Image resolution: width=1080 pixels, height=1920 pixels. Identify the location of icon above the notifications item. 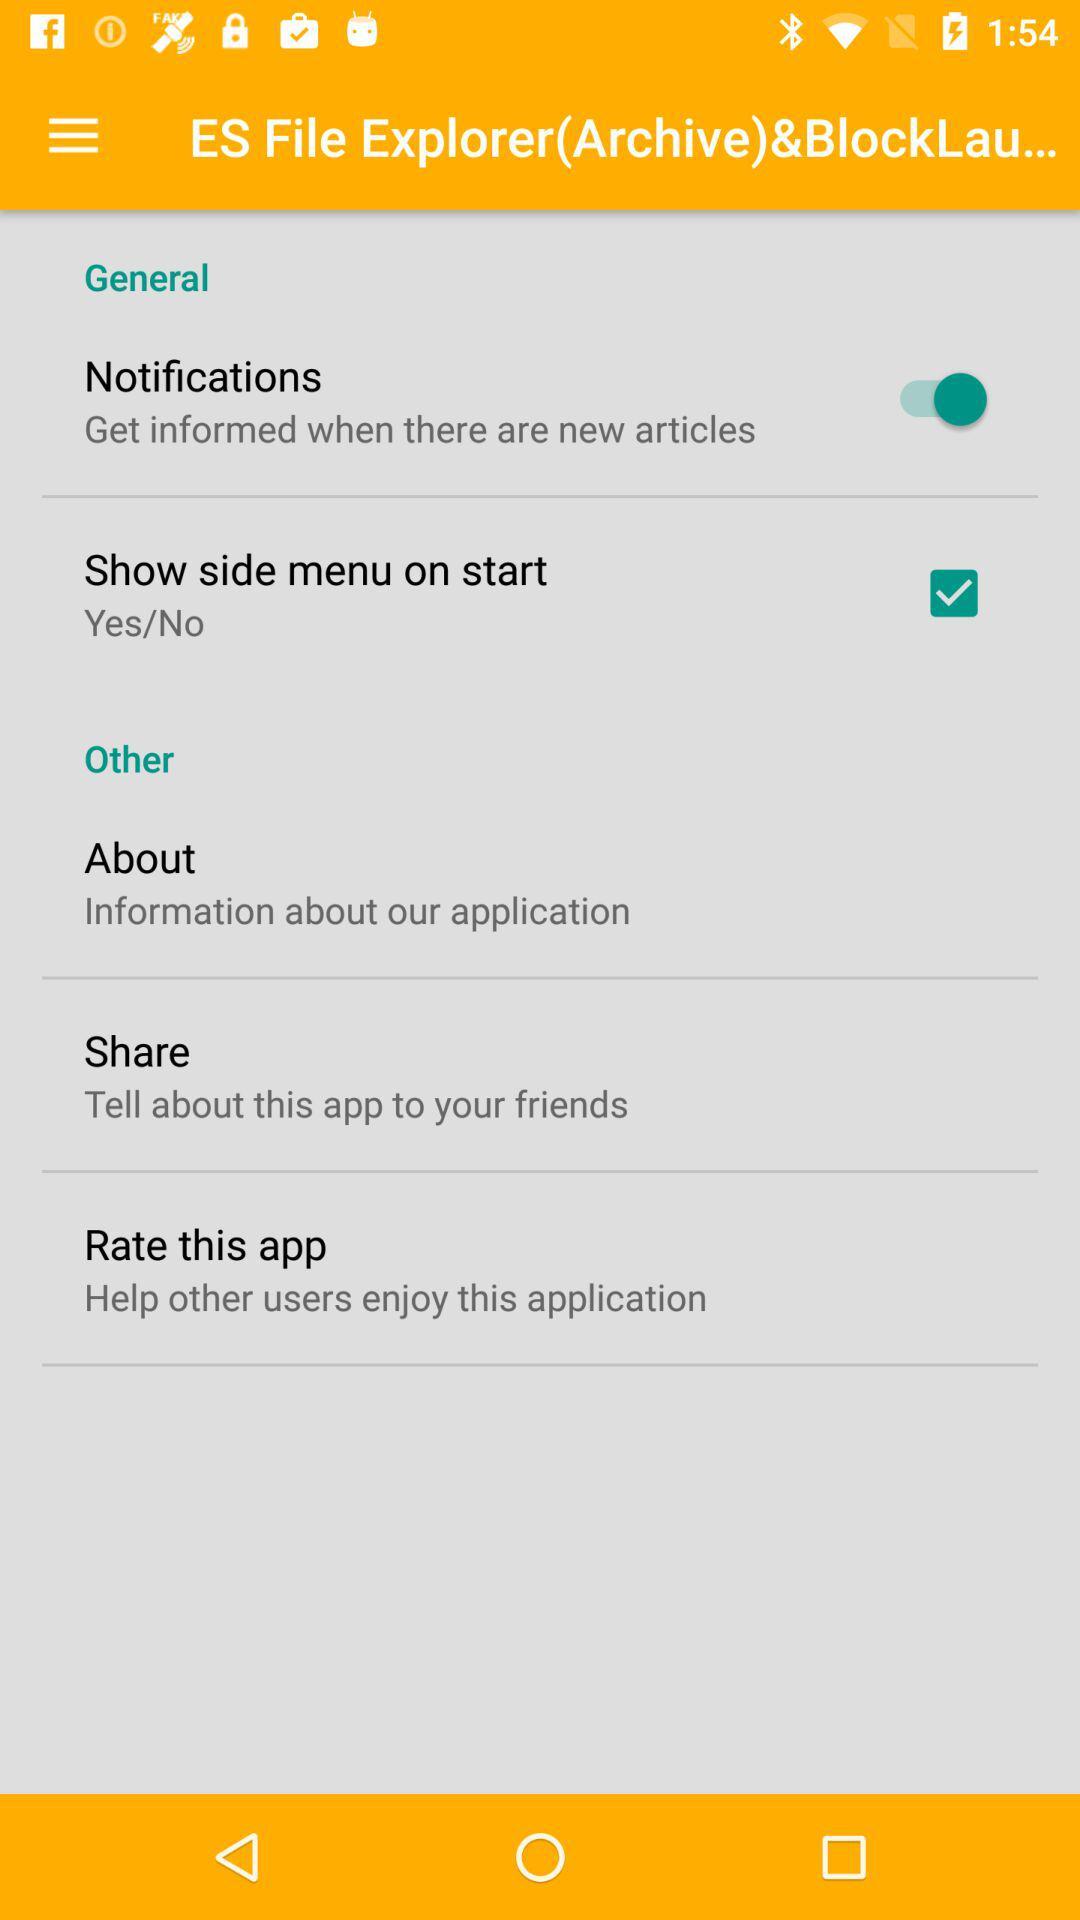
(540, 254).